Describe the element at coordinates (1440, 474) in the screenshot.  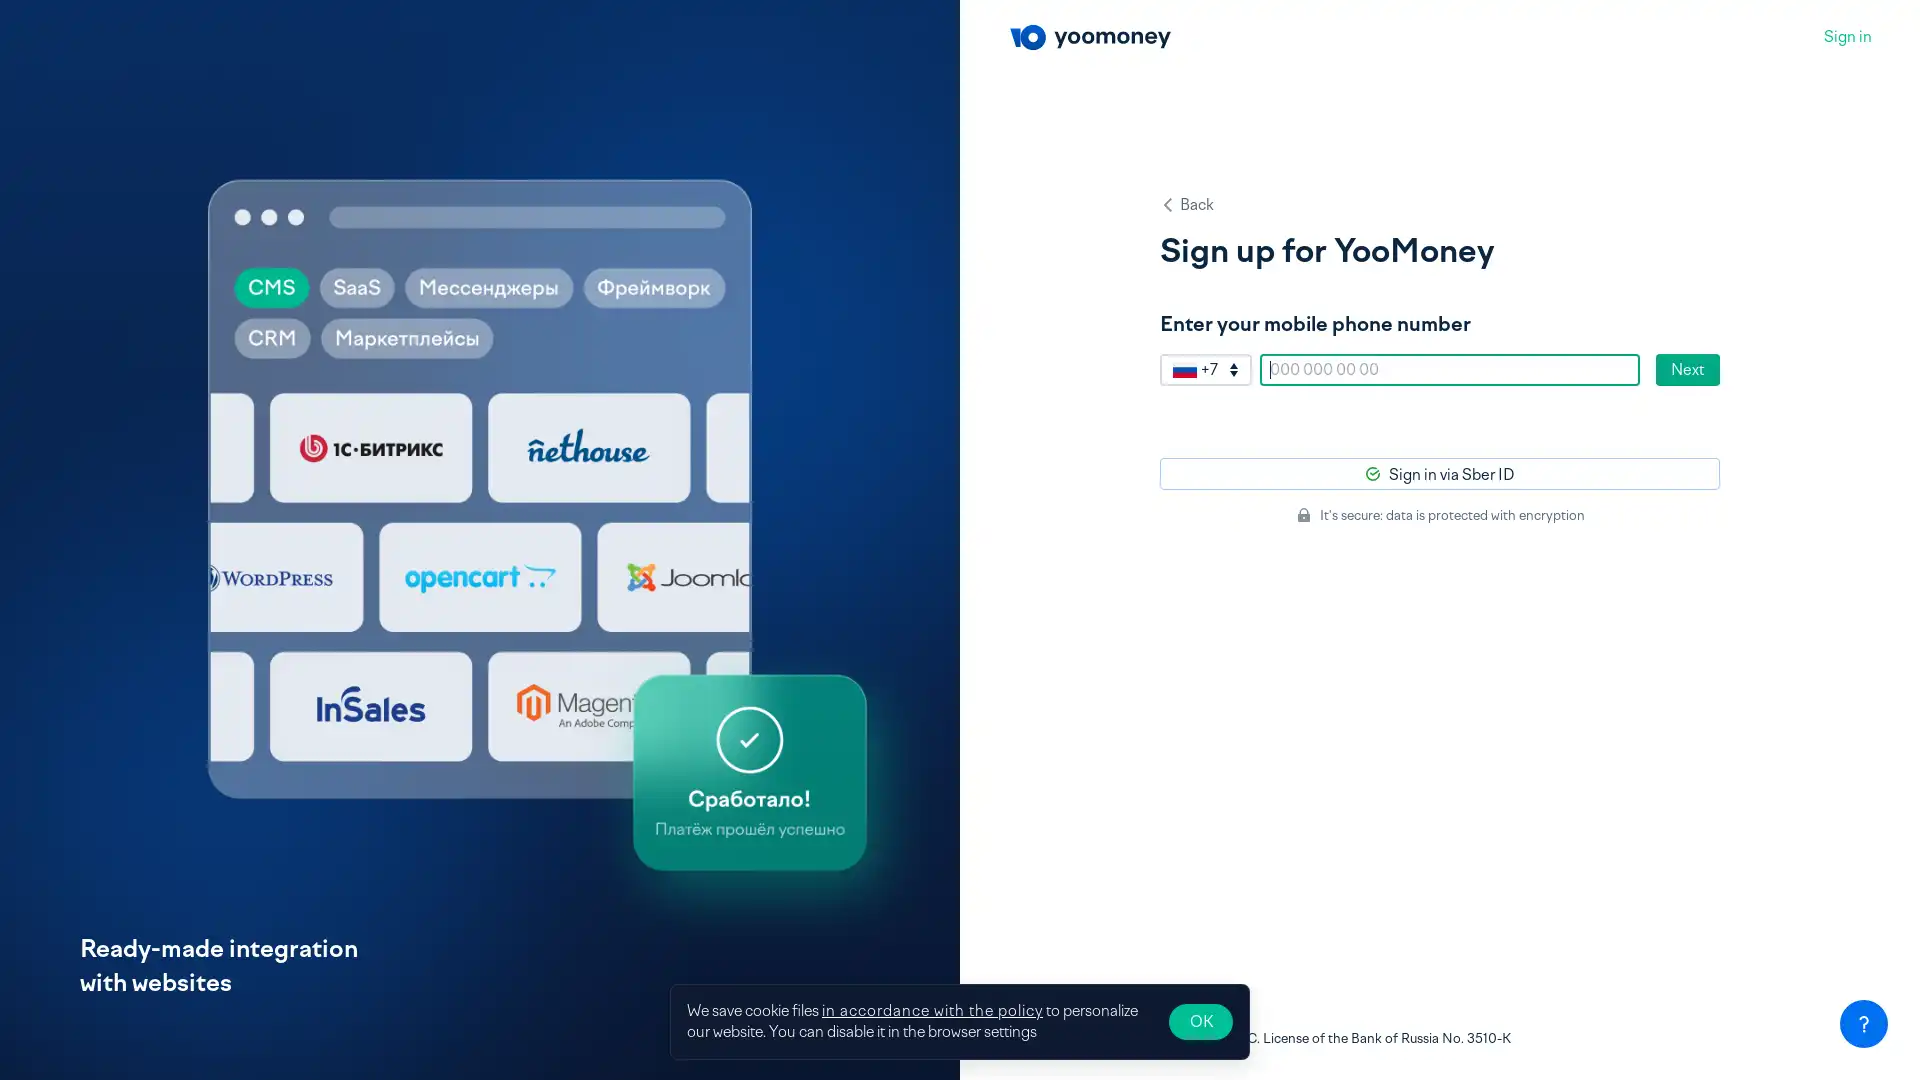
I see `Sign in via Sber ID` at that location.